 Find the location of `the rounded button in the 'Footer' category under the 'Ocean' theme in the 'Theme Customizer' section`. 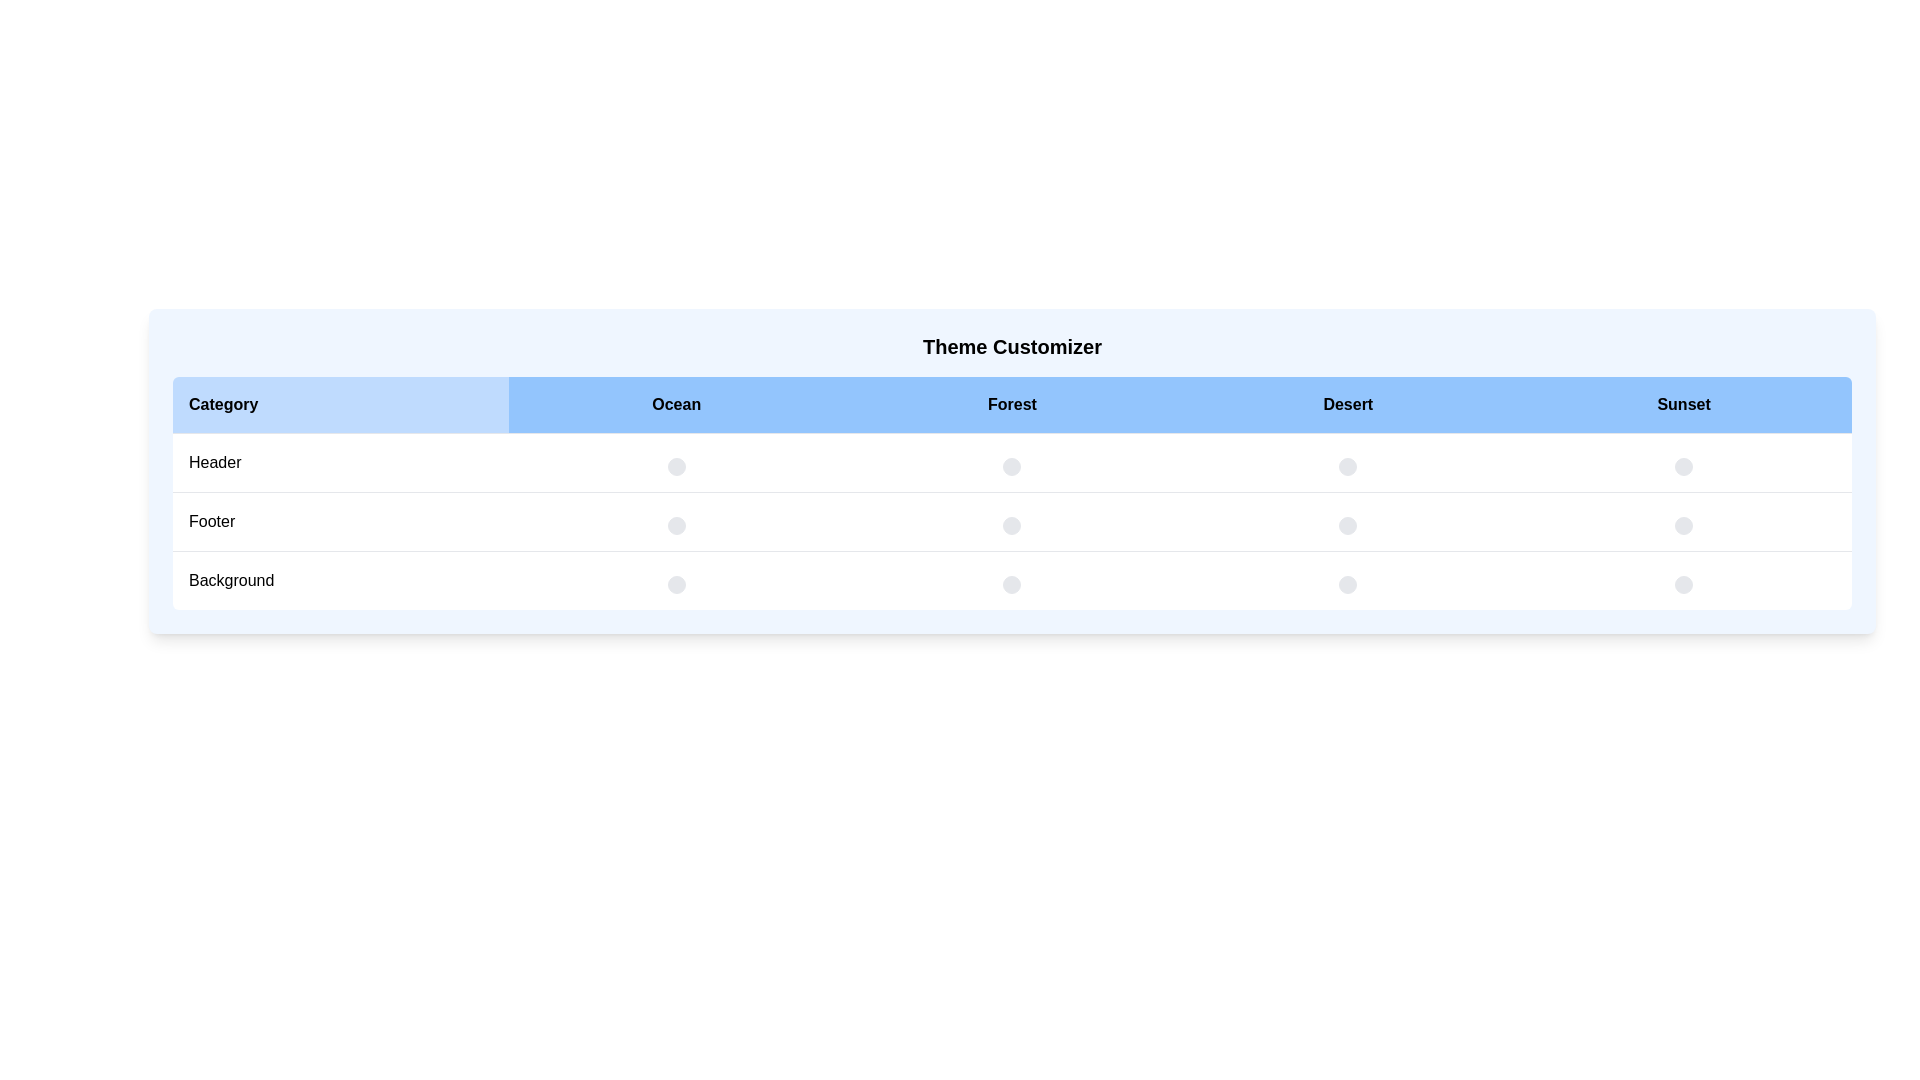

the rounded button in the 'Footer' category under the 'Ocean' theme in the 'Theme Customizer' section is located at coordinates (676, 520).